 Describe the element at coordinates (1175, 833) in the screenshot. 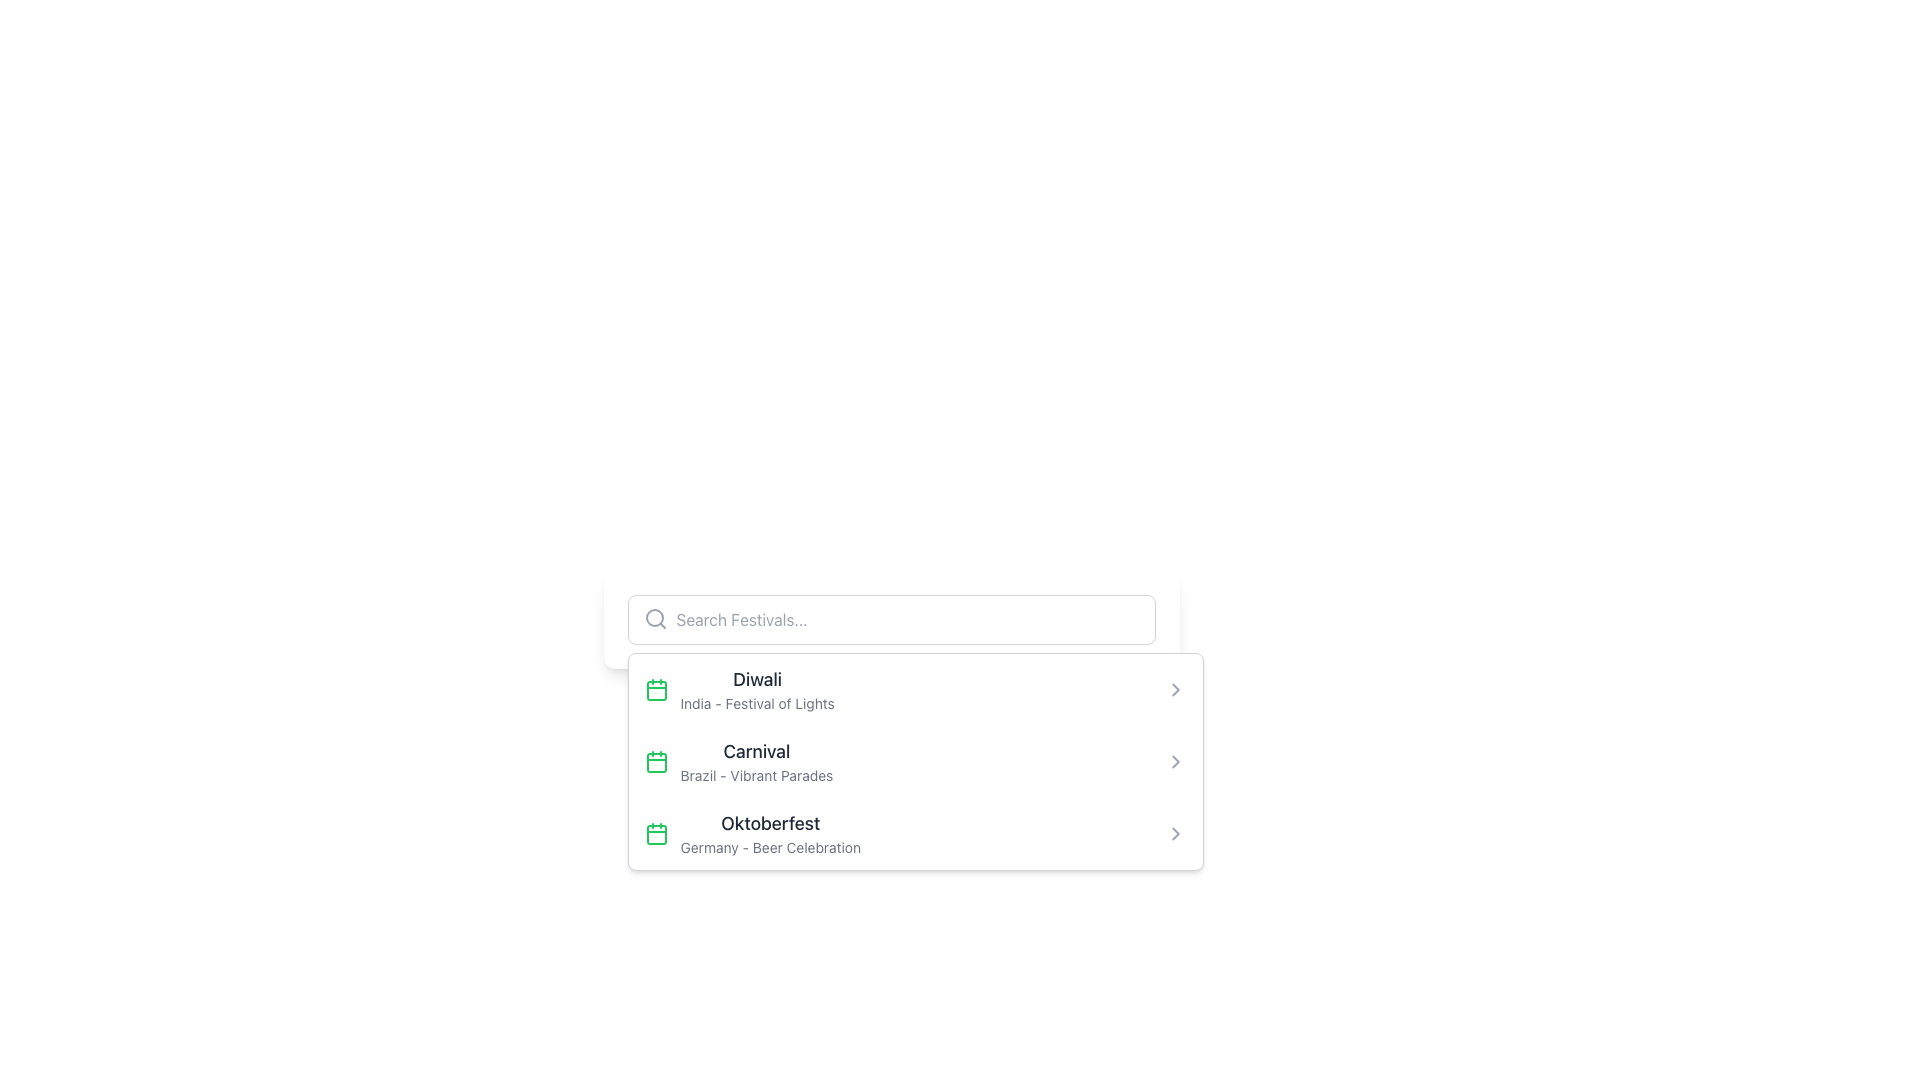

I see `the icon located on the rightmost side of the row labeled 'Oktoberfest Germany - Beer Celebration'` at that location.